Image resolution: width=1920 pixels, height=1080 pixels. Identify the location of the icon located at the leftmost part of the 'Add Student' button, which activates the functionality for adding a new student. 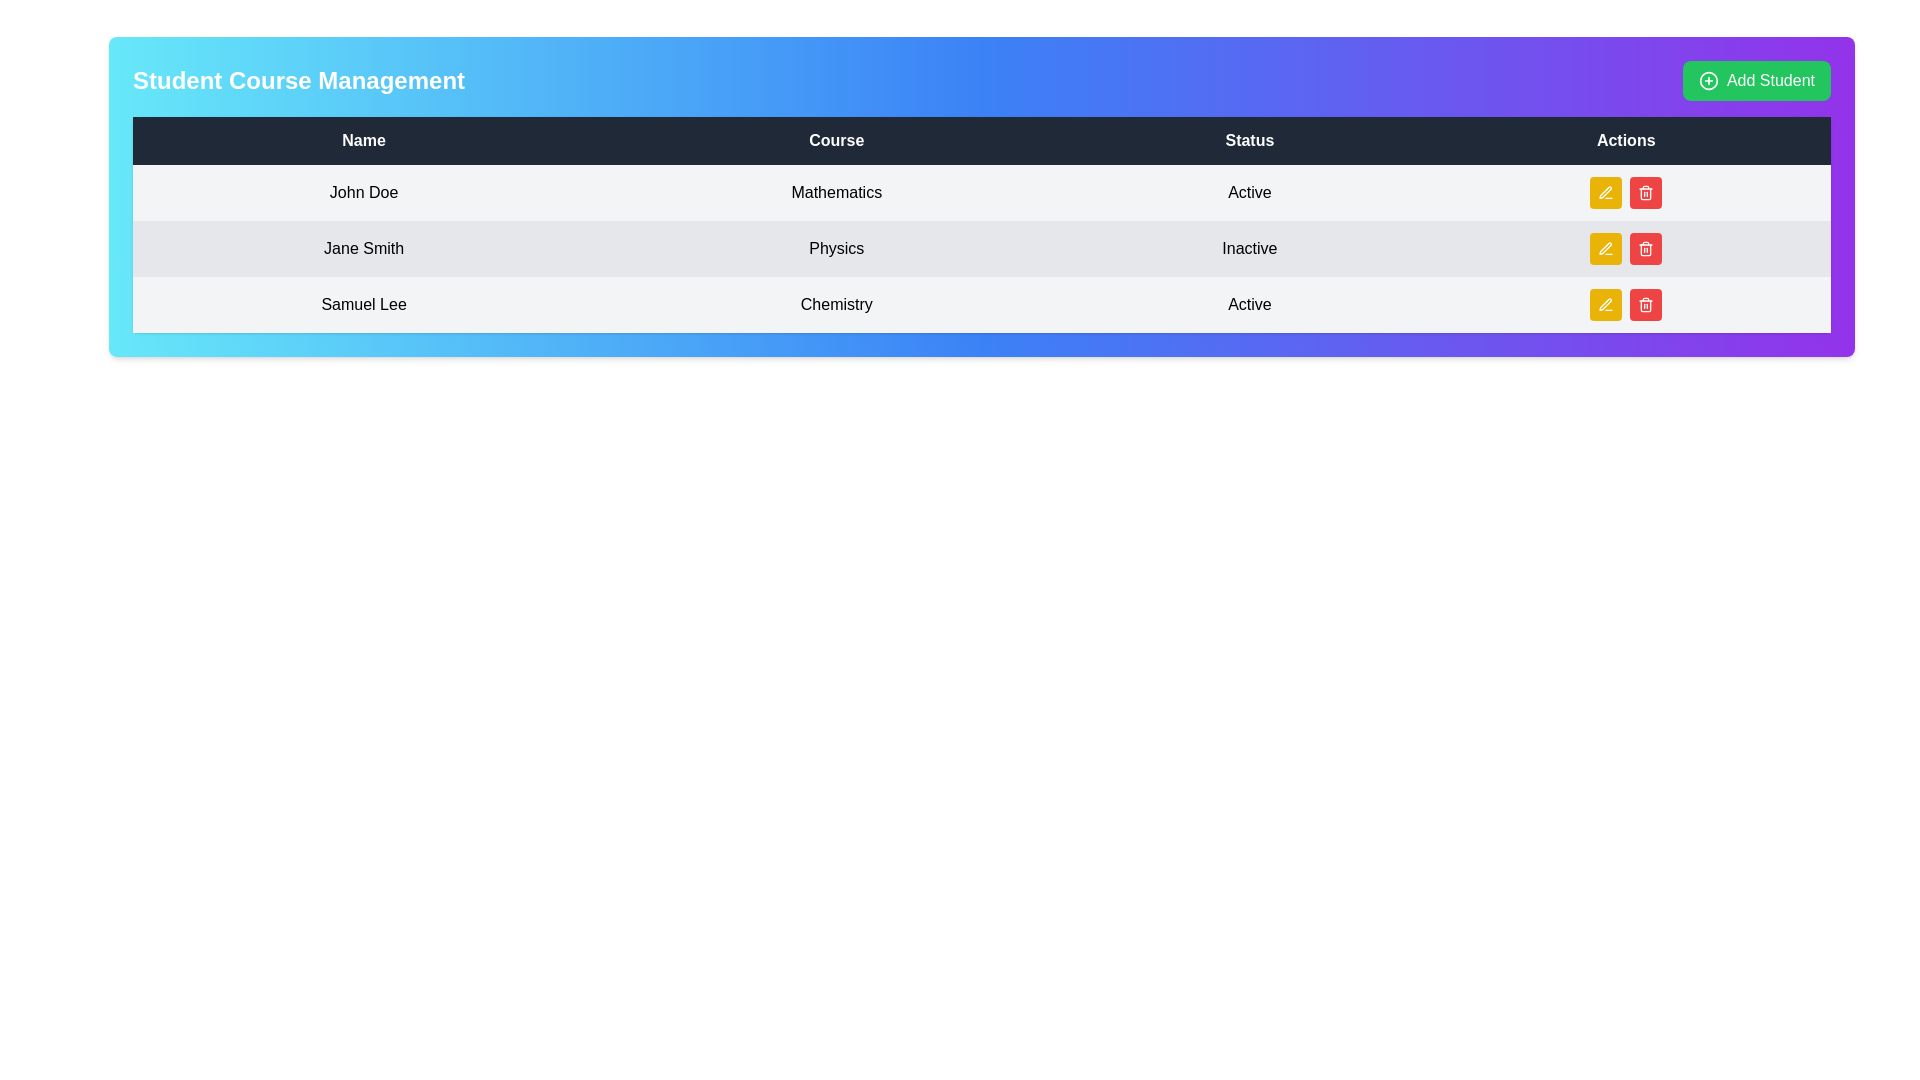
(1707, 80).